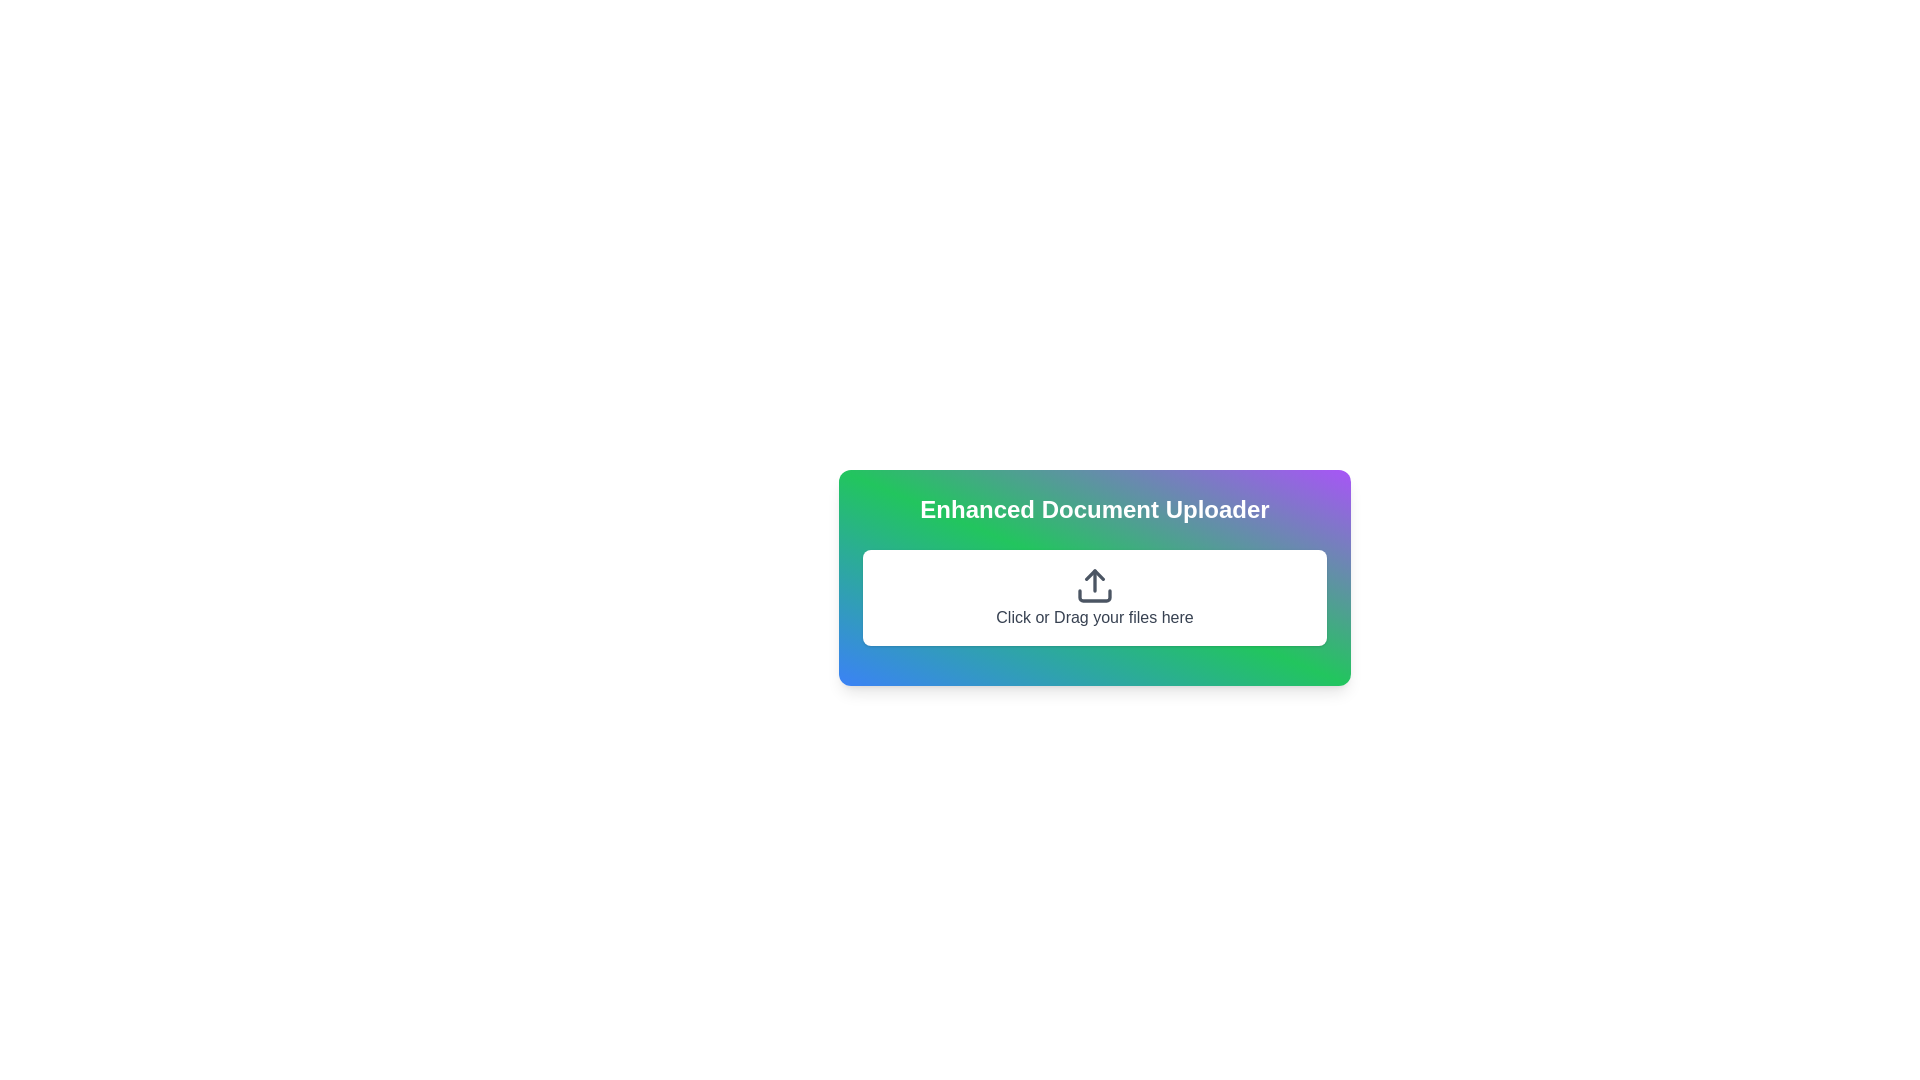 The image size is (1920, 1080). I want to click on headline text label of the document uploading component, which is positioned above the file uploading instructions and icon in the center of the interface, so click(1093, 508).